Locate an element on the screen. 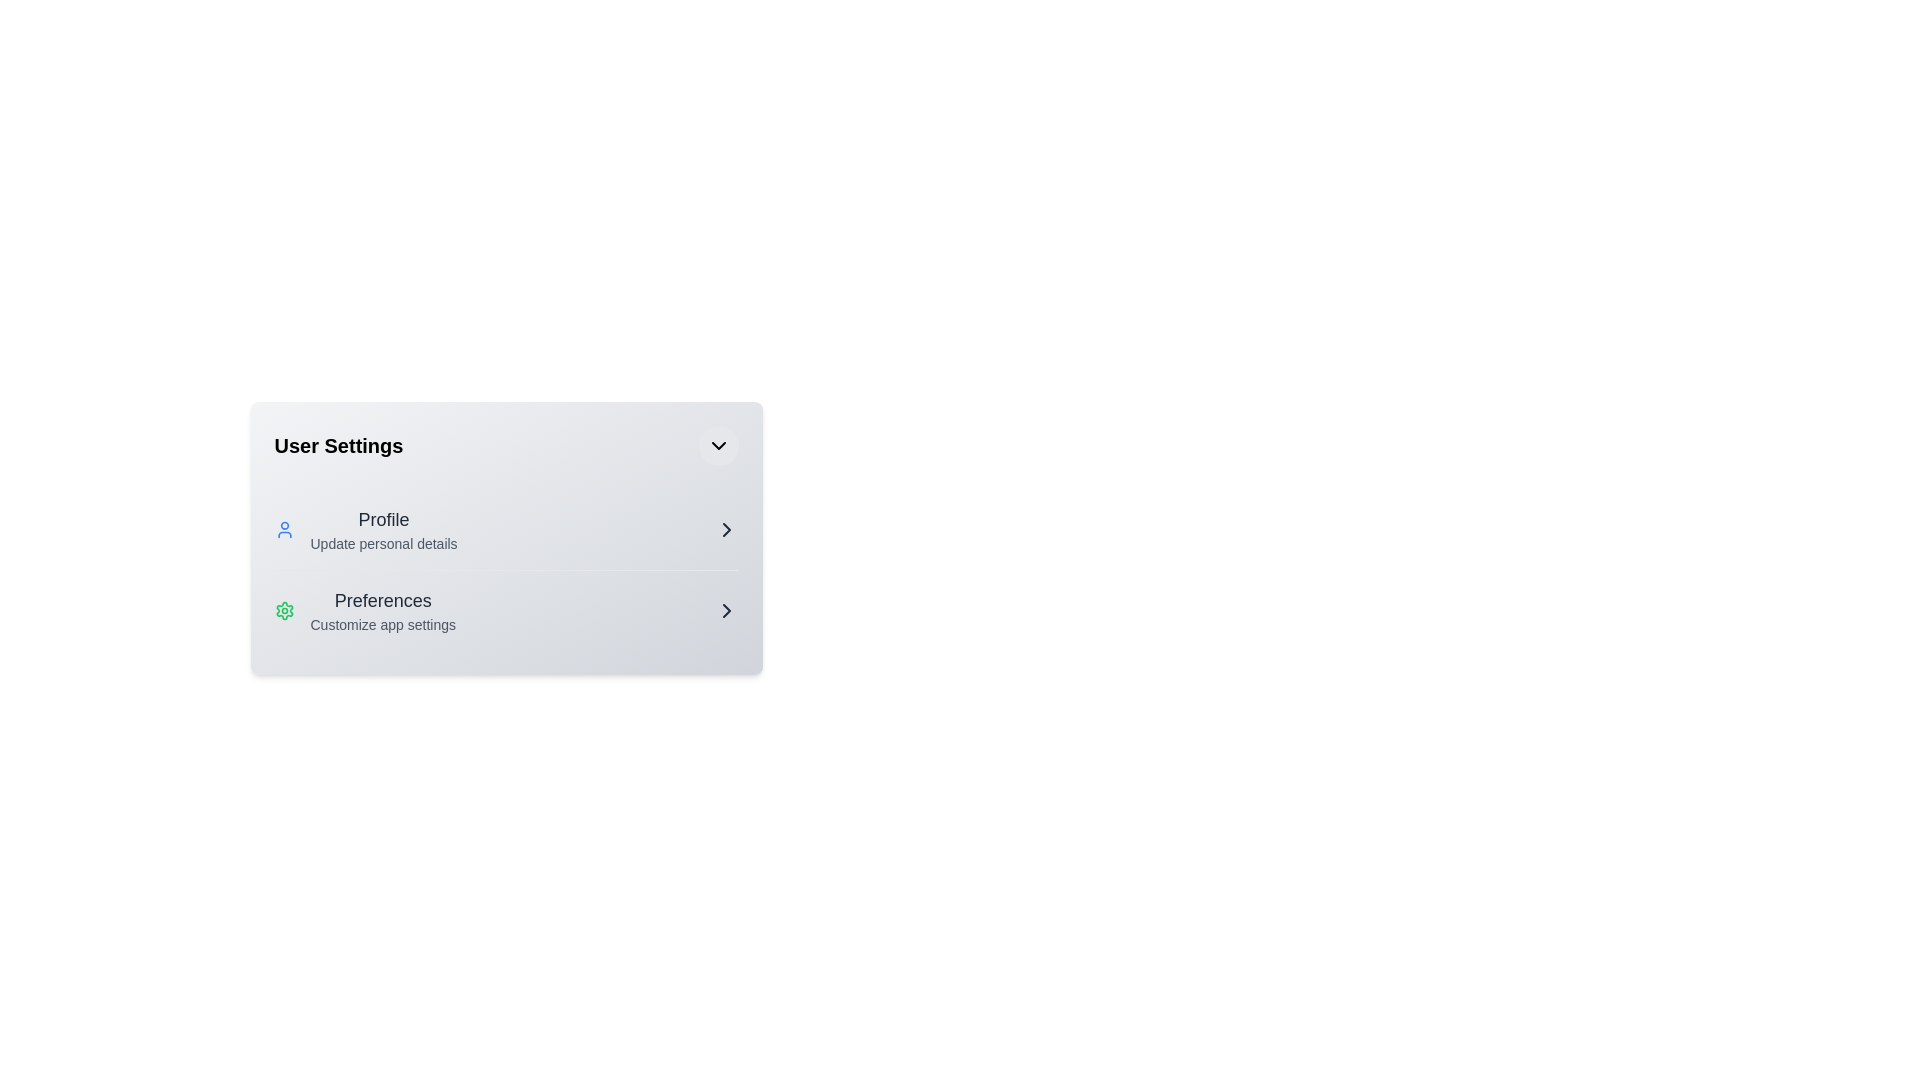 The height and width of the screenshot is (1080, 1920). the user profile icon in the 'User Settings' section, which is the leftmost component of the first line item labeled 'Profile' is located at coordinates (283, 528).